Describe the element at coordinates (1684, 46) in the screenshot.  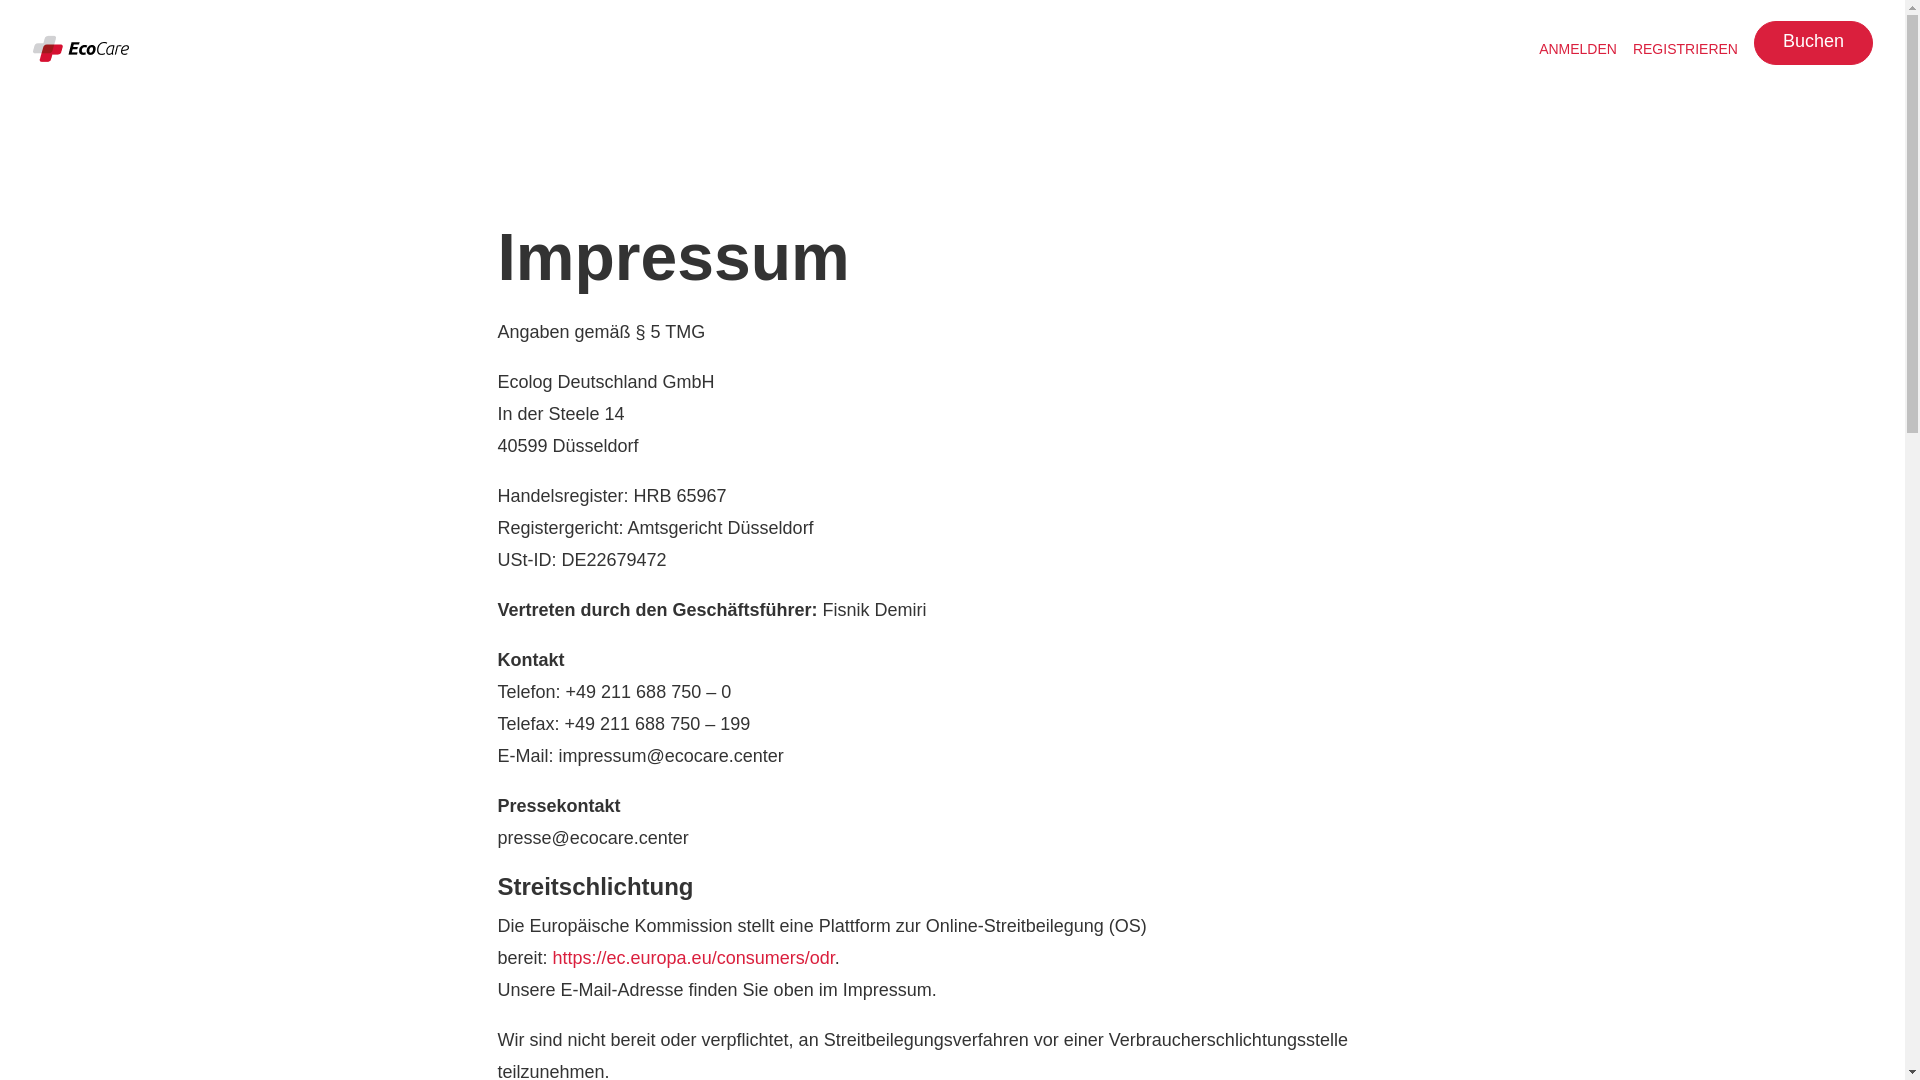
I see `'REGISTRIEREN'` at that location.